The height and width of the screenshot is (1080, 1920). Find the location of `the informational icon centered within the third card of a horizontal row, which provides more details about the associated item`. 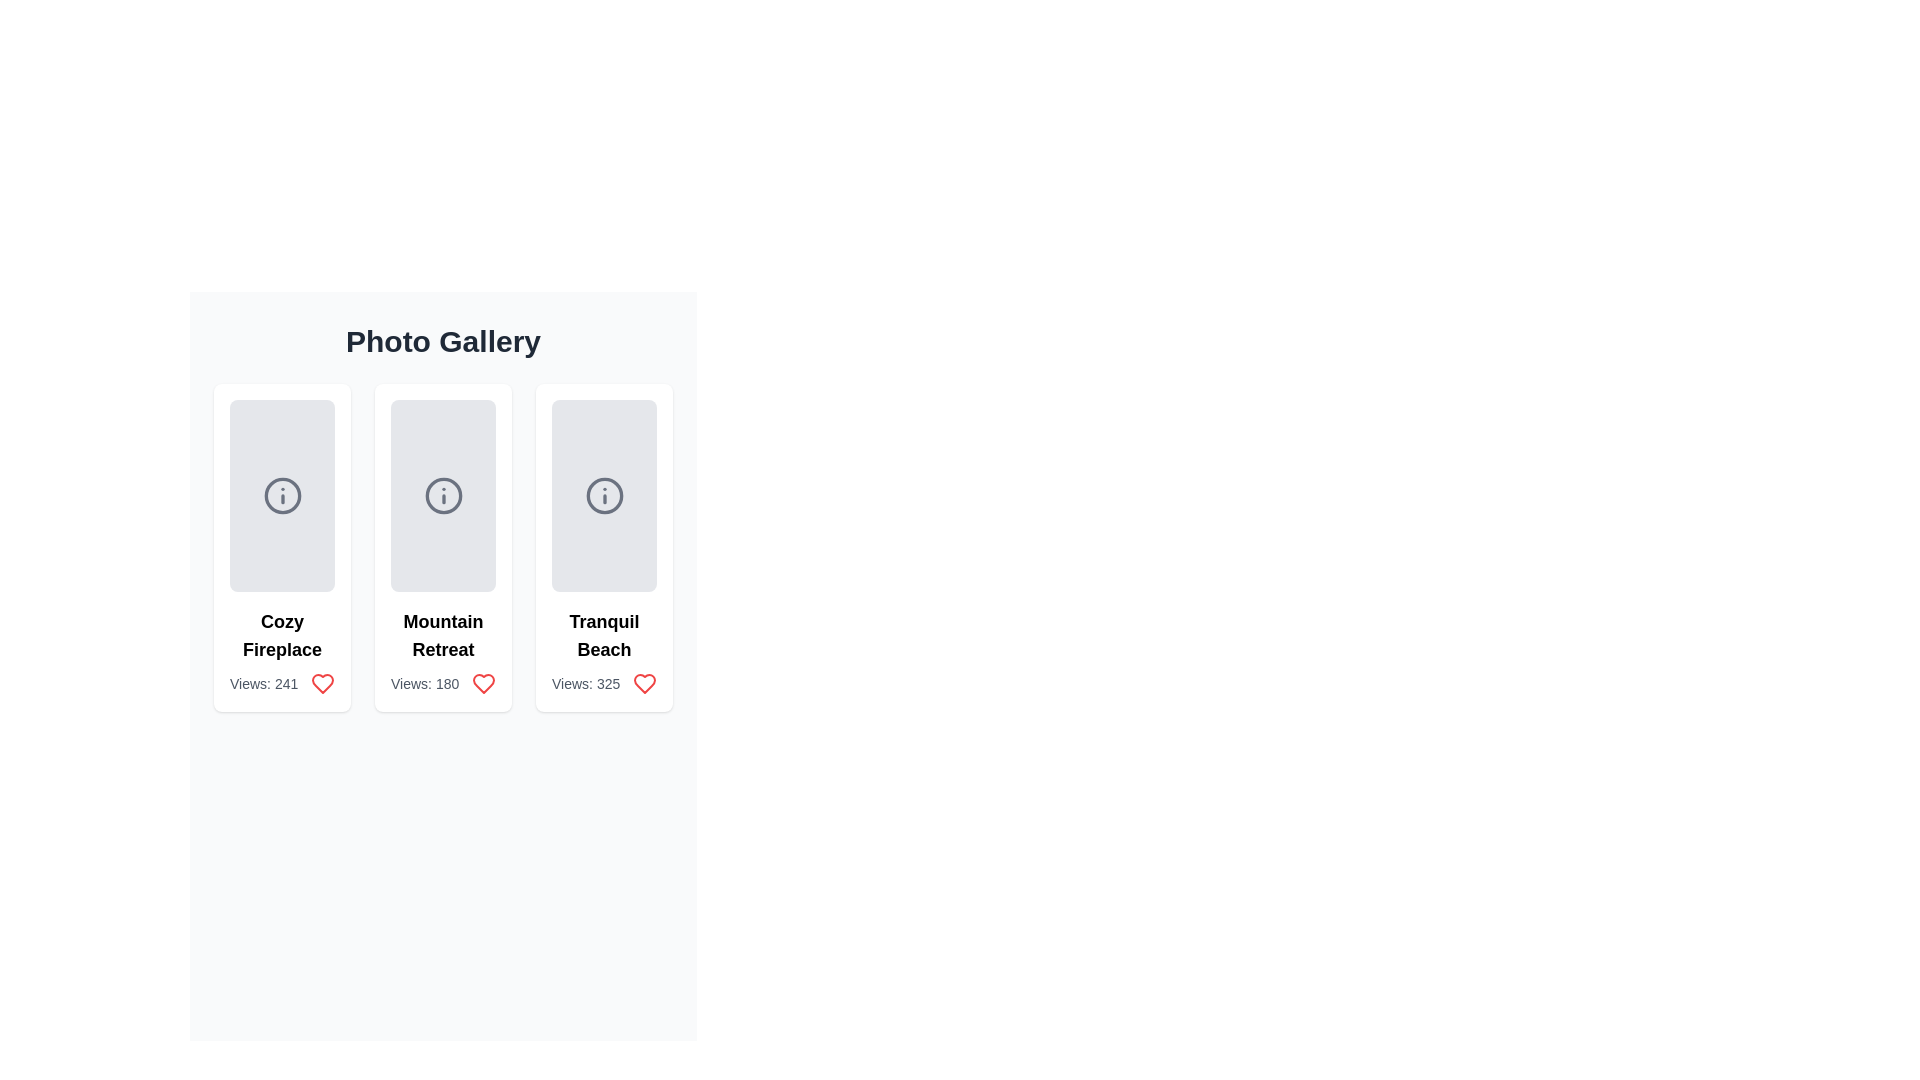

the informational icon centered within the third card of a horizontal row, which provides more details about the associated item is located at coordinates (603, 495).